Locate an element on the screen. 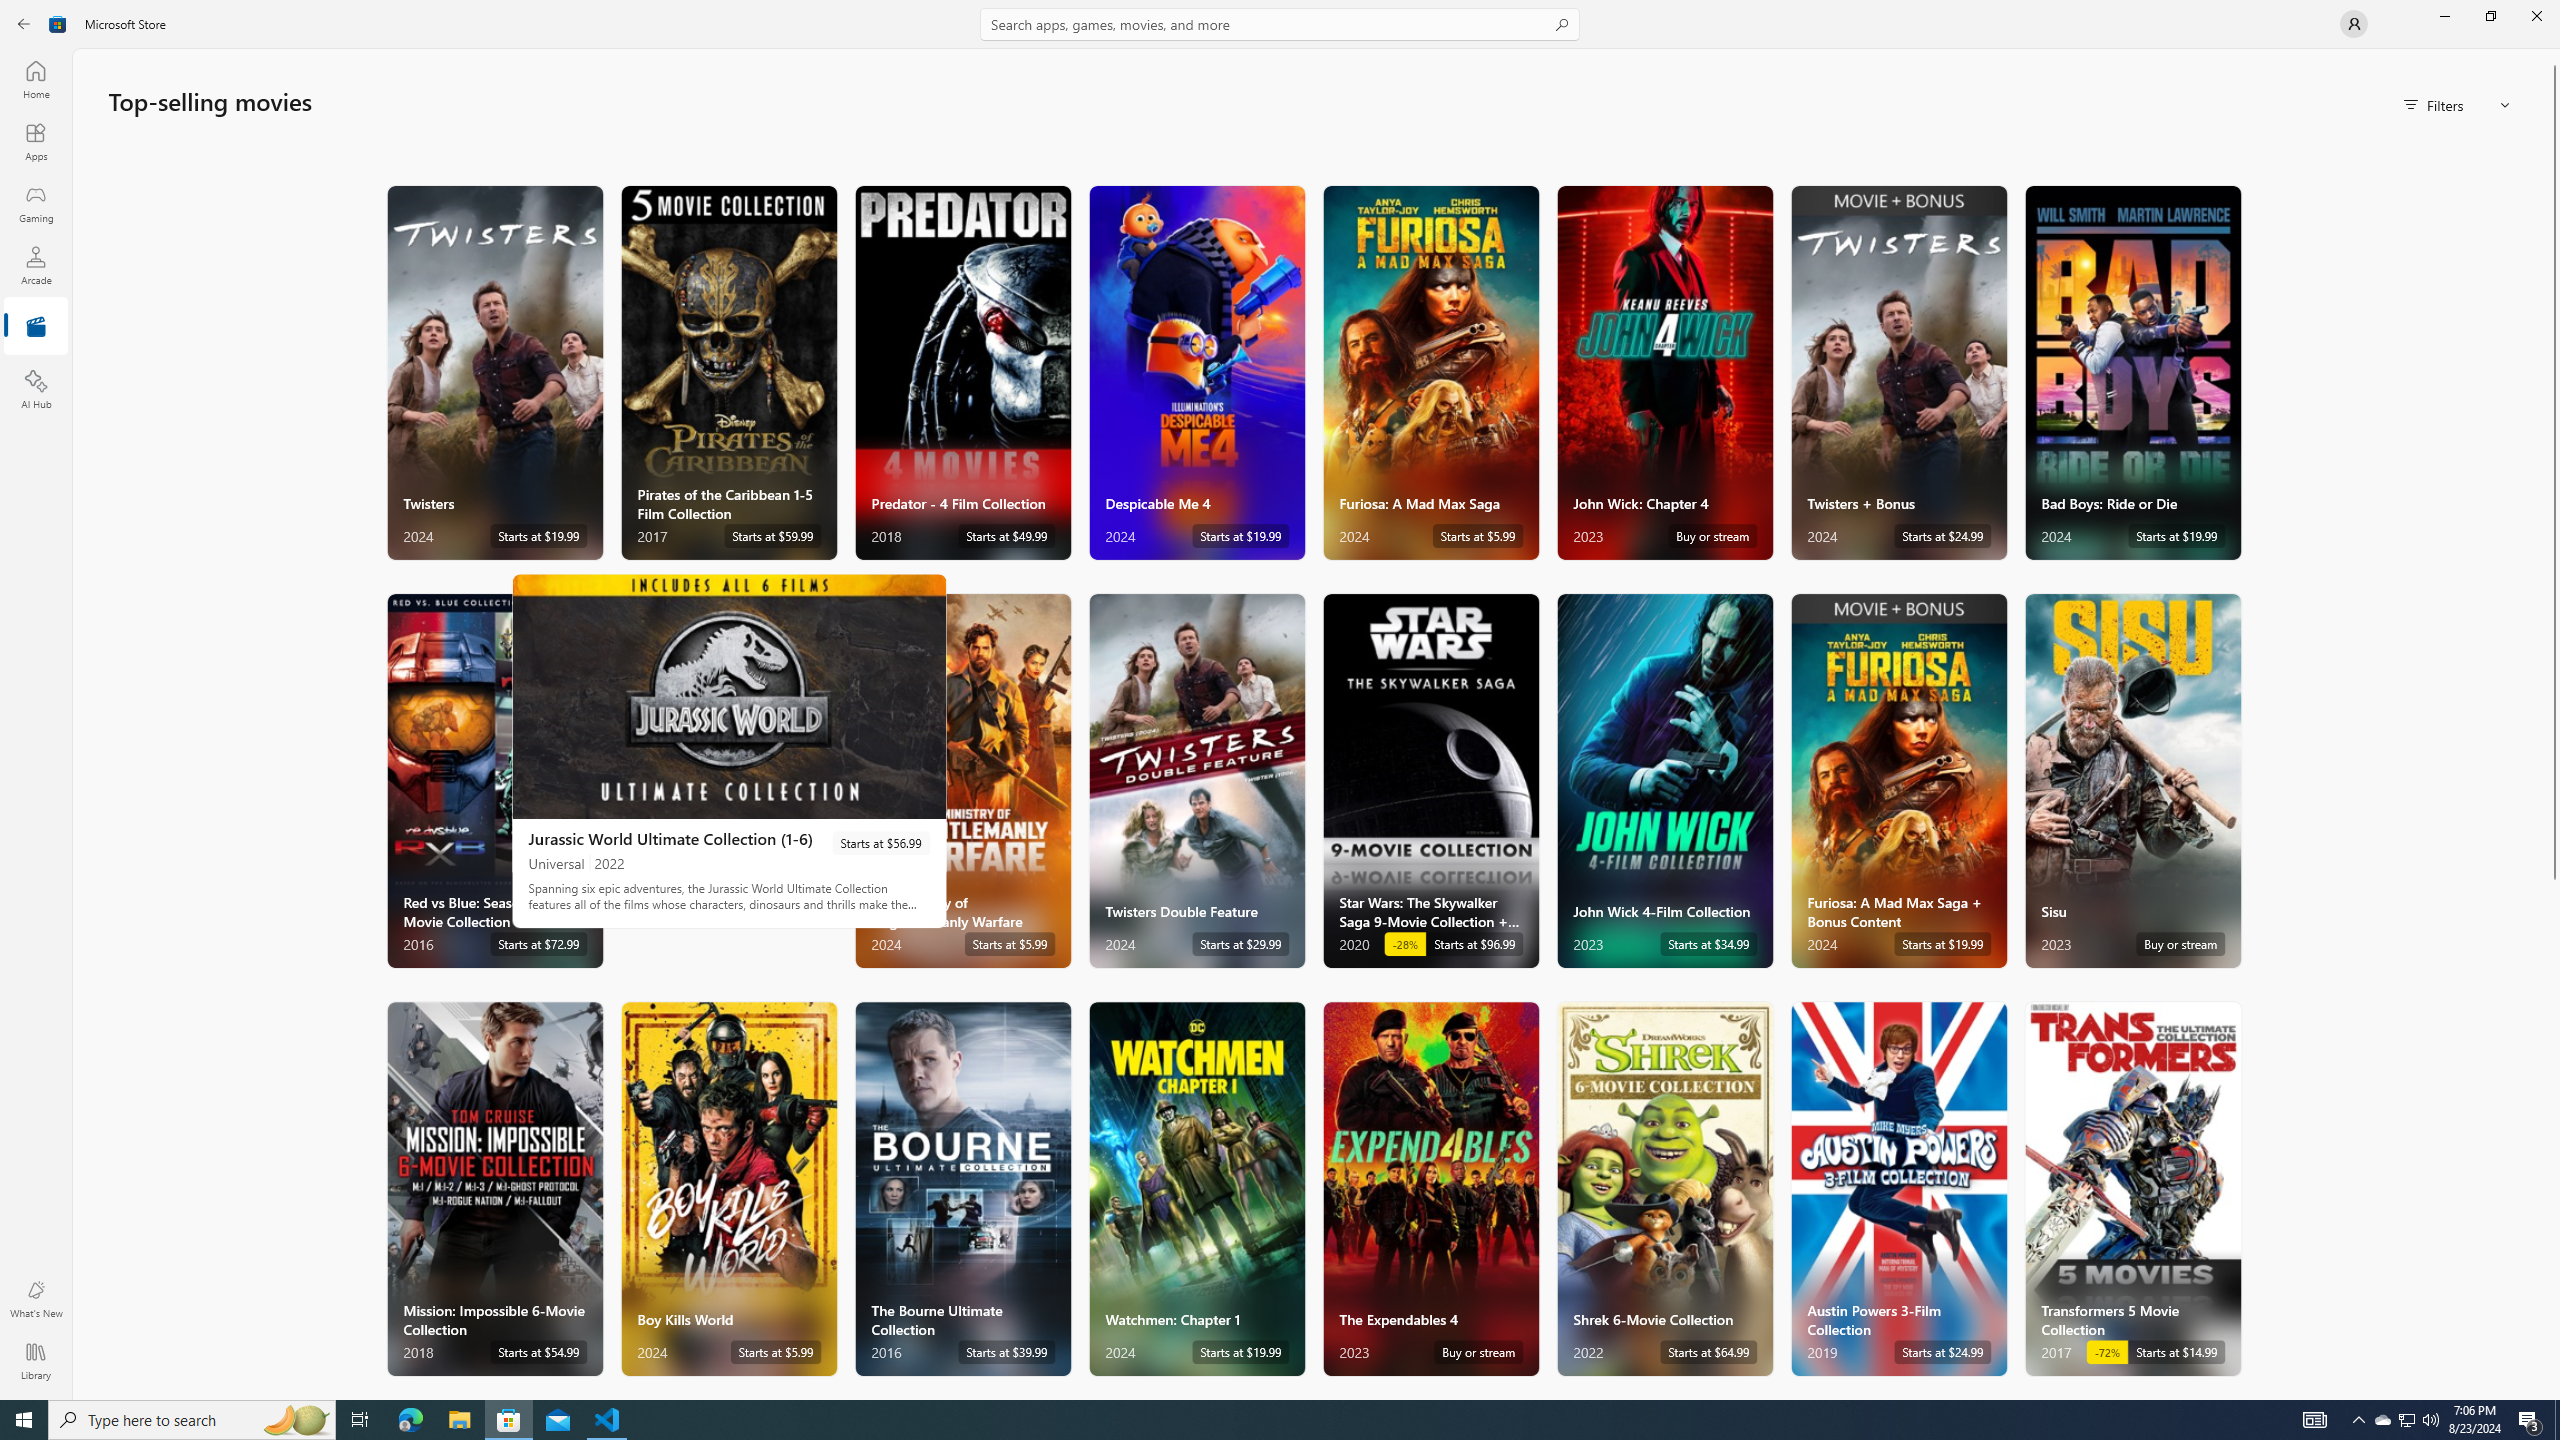 The width and height of the screenshot is (2560, 1440). 'Gaming' is located at coordinates (34, 202).